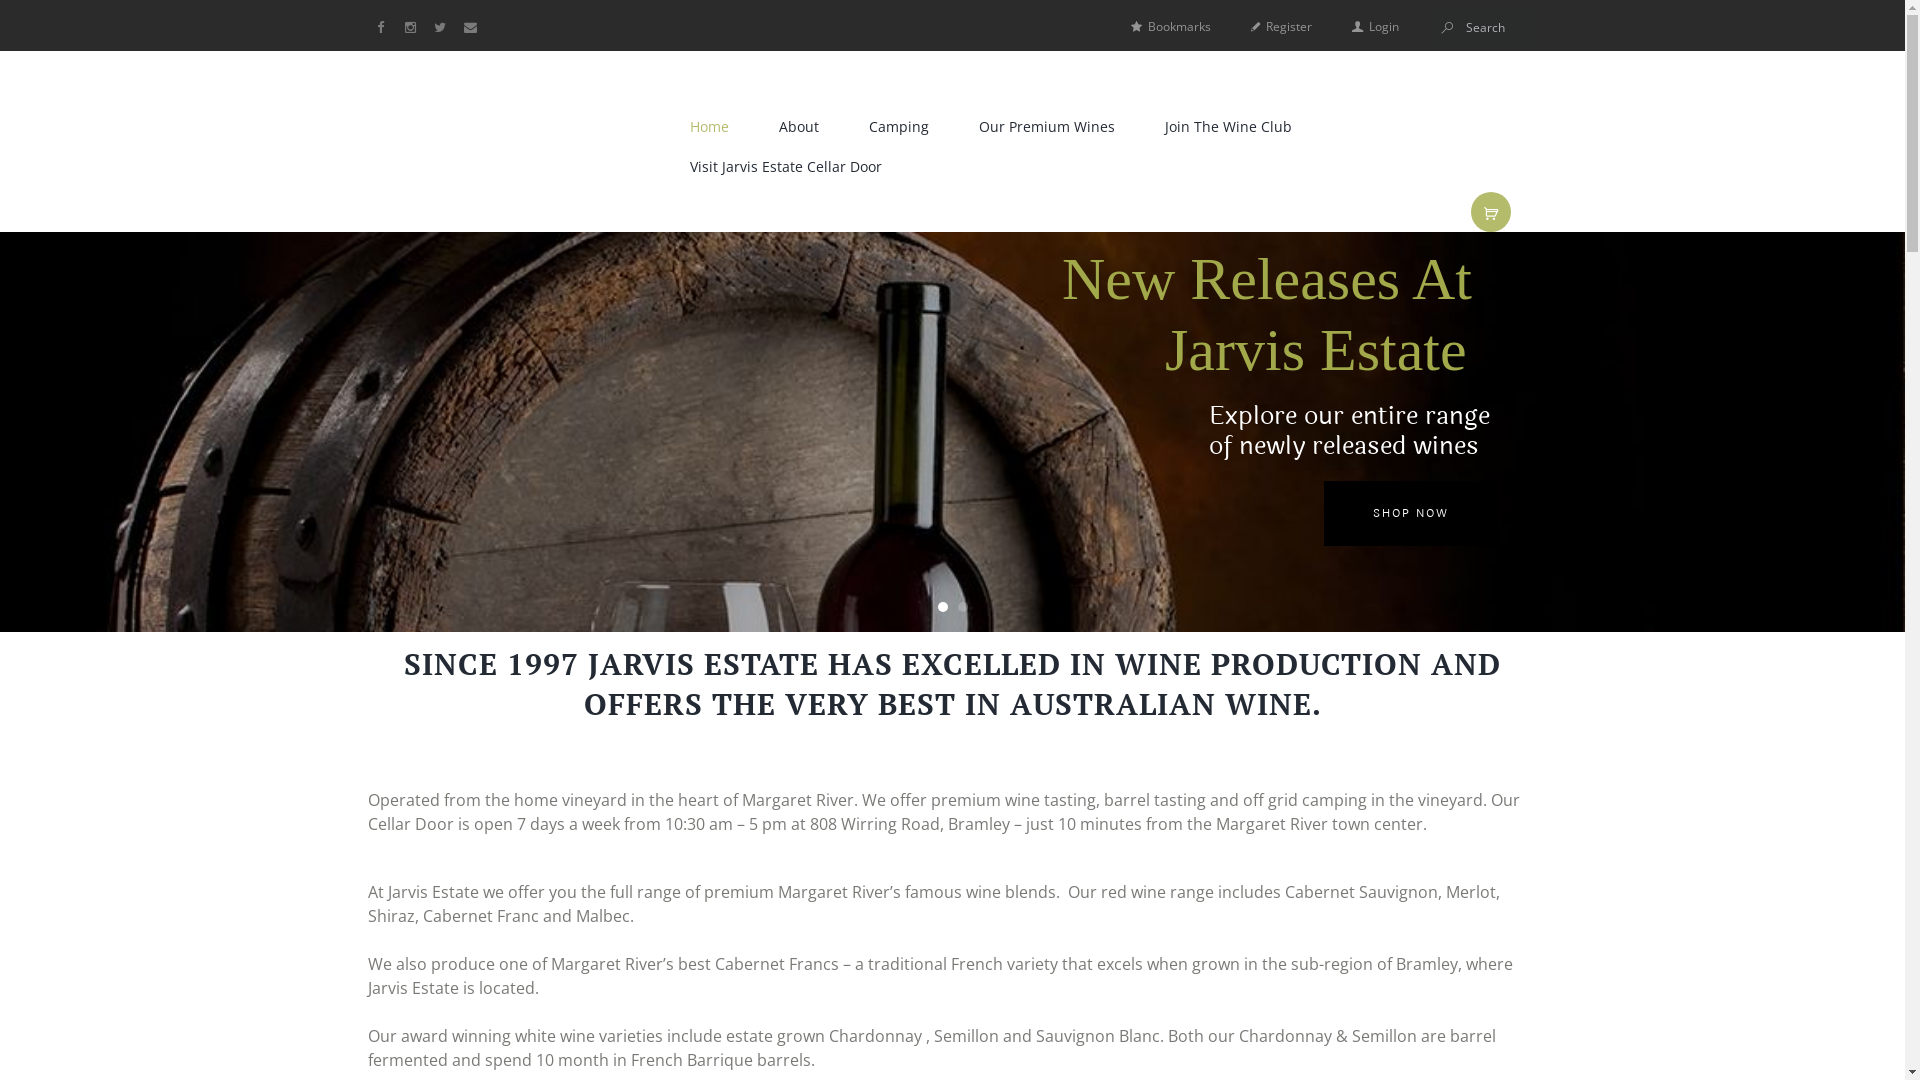 The height and width of the screenshot is (1080, 1920). Describe the element at coordinates (896, 125) in the screenshot. I see `'Camping'` at that location.